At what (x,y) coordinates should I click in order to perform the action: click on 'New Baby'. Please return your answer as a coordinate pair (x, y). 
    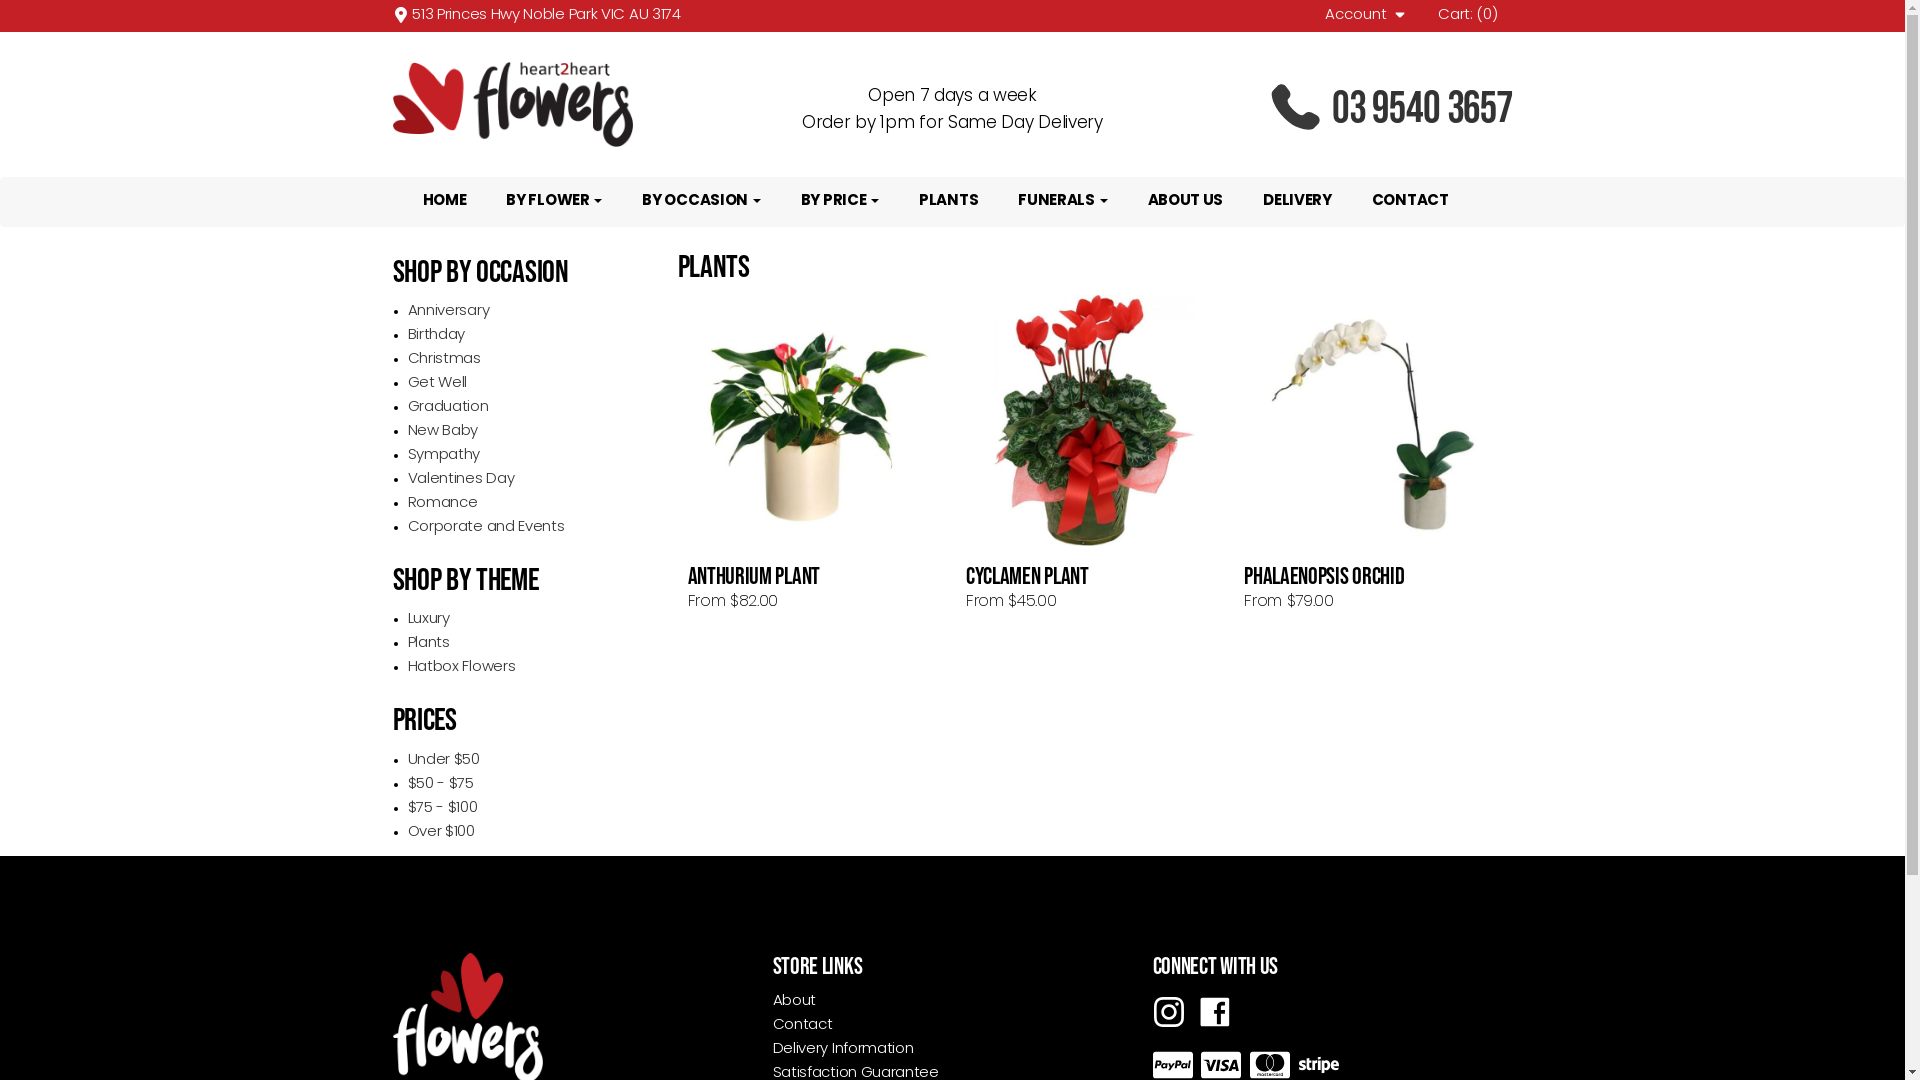
    Looking at the image, I should click on (442, 430).